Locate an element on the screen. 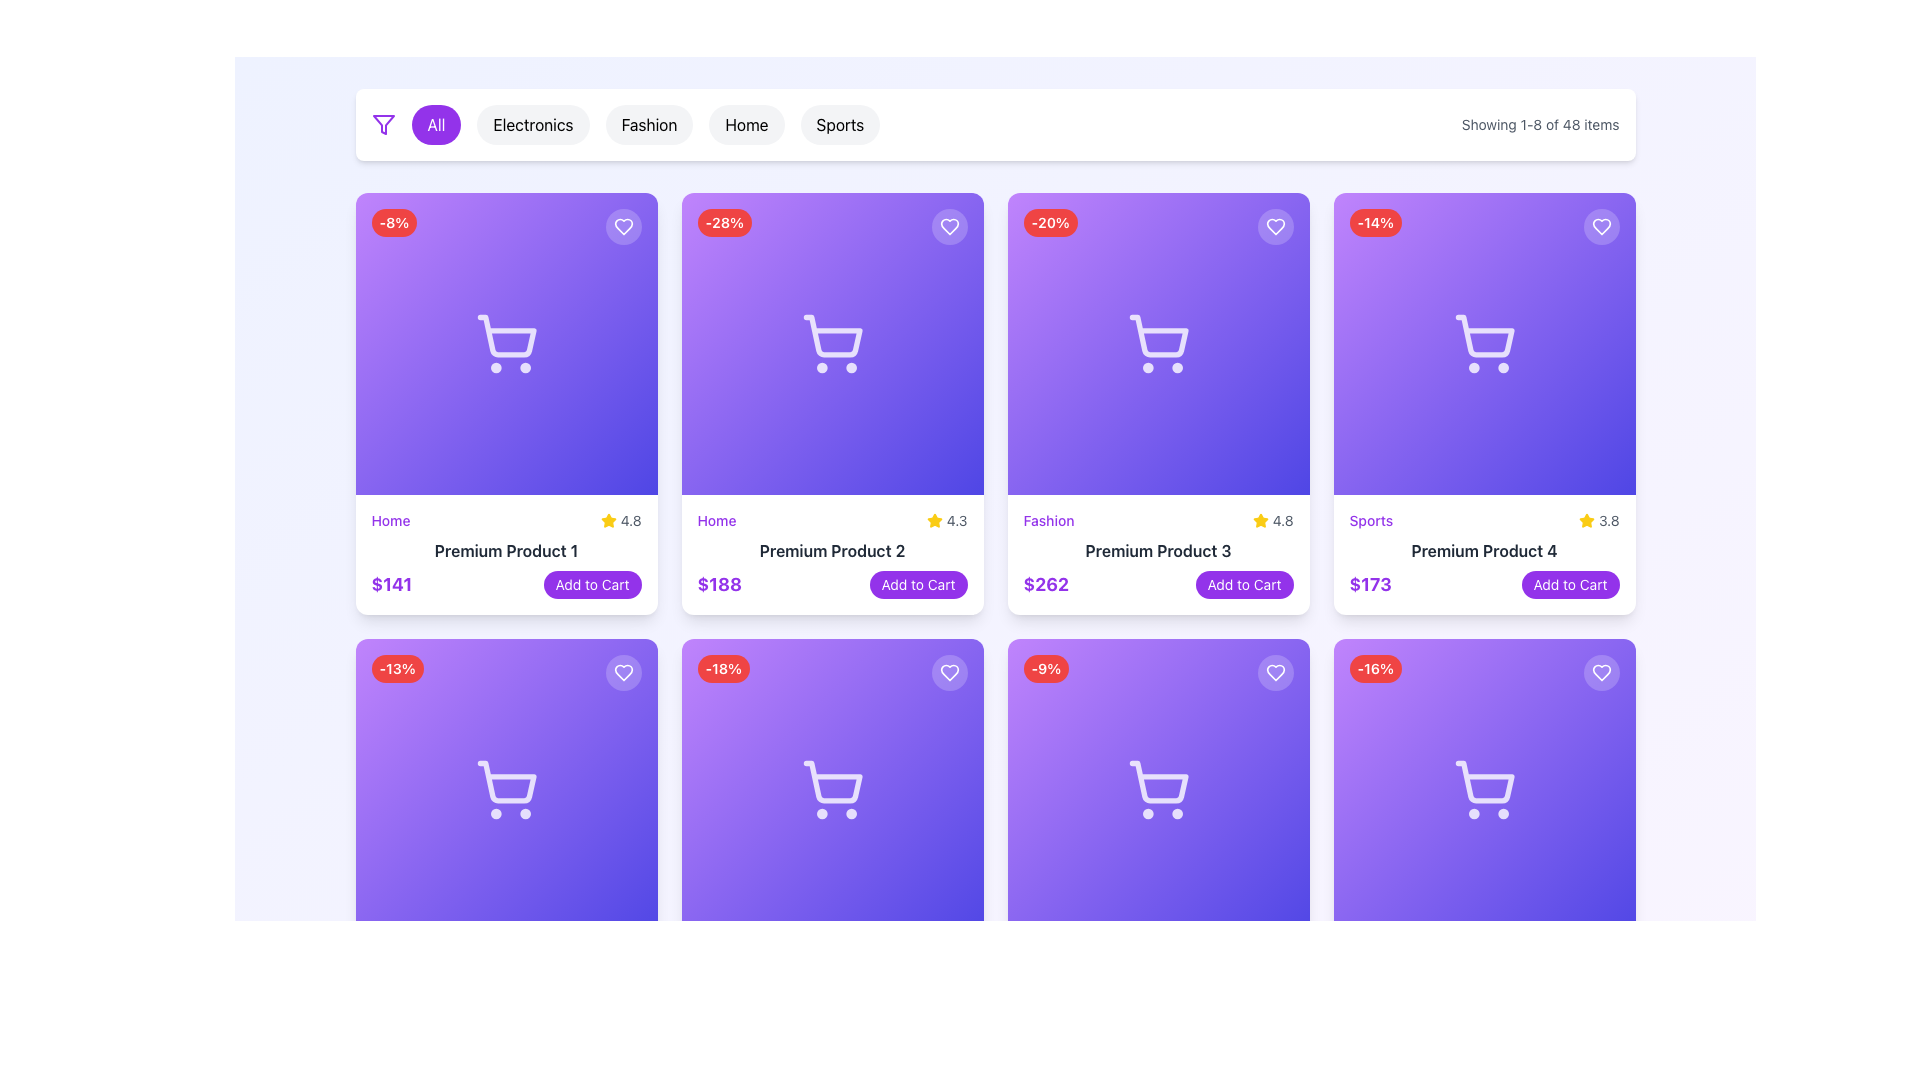 This screenshot has height=1080, width=1920. the heart icon button located at the top right corner of the card for 'Premium Product 3' to favorite the item is located at coordinates (1274, 672).